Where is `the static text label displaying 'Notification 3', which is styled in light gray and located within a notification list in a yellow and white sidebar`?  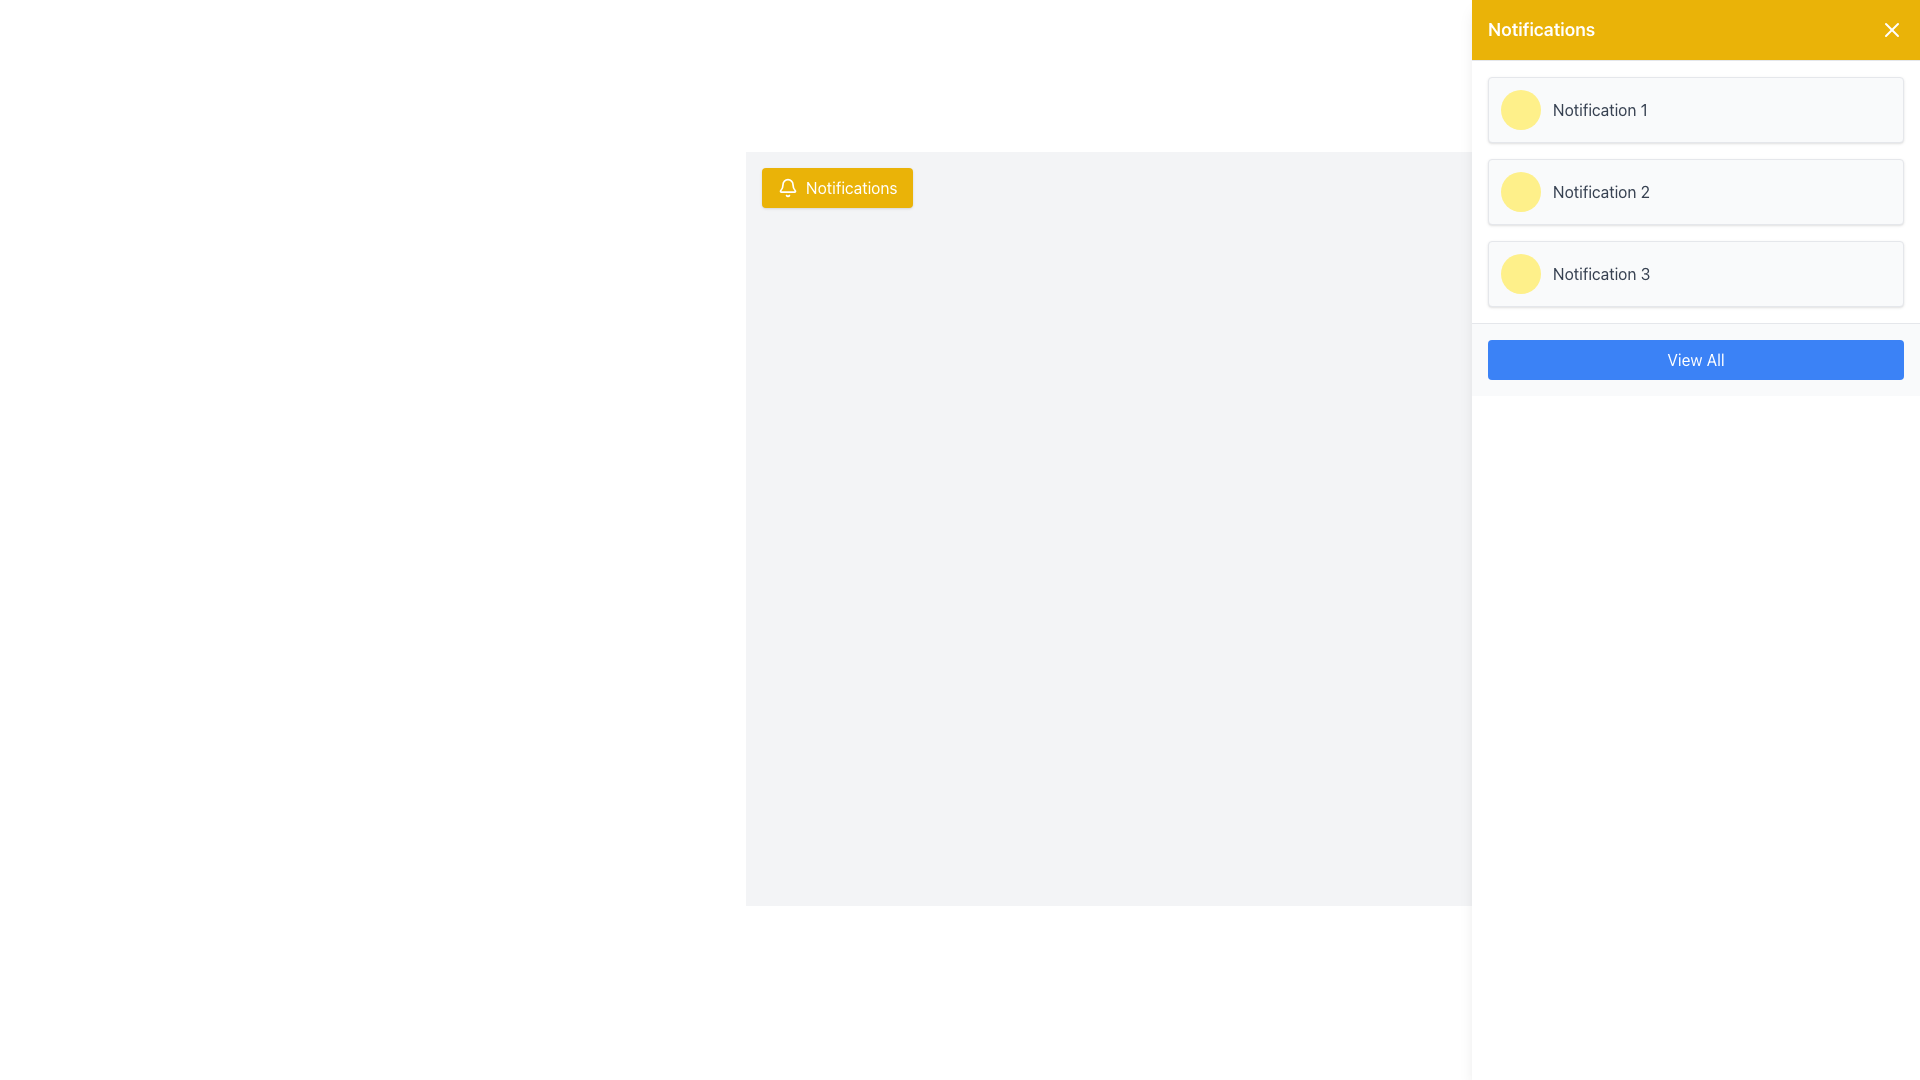 the static text label displaying 'Notification 3', which is styled in light gray and located within a notification list in a yellow and white sidebar is located at coordinates (1601, 273).